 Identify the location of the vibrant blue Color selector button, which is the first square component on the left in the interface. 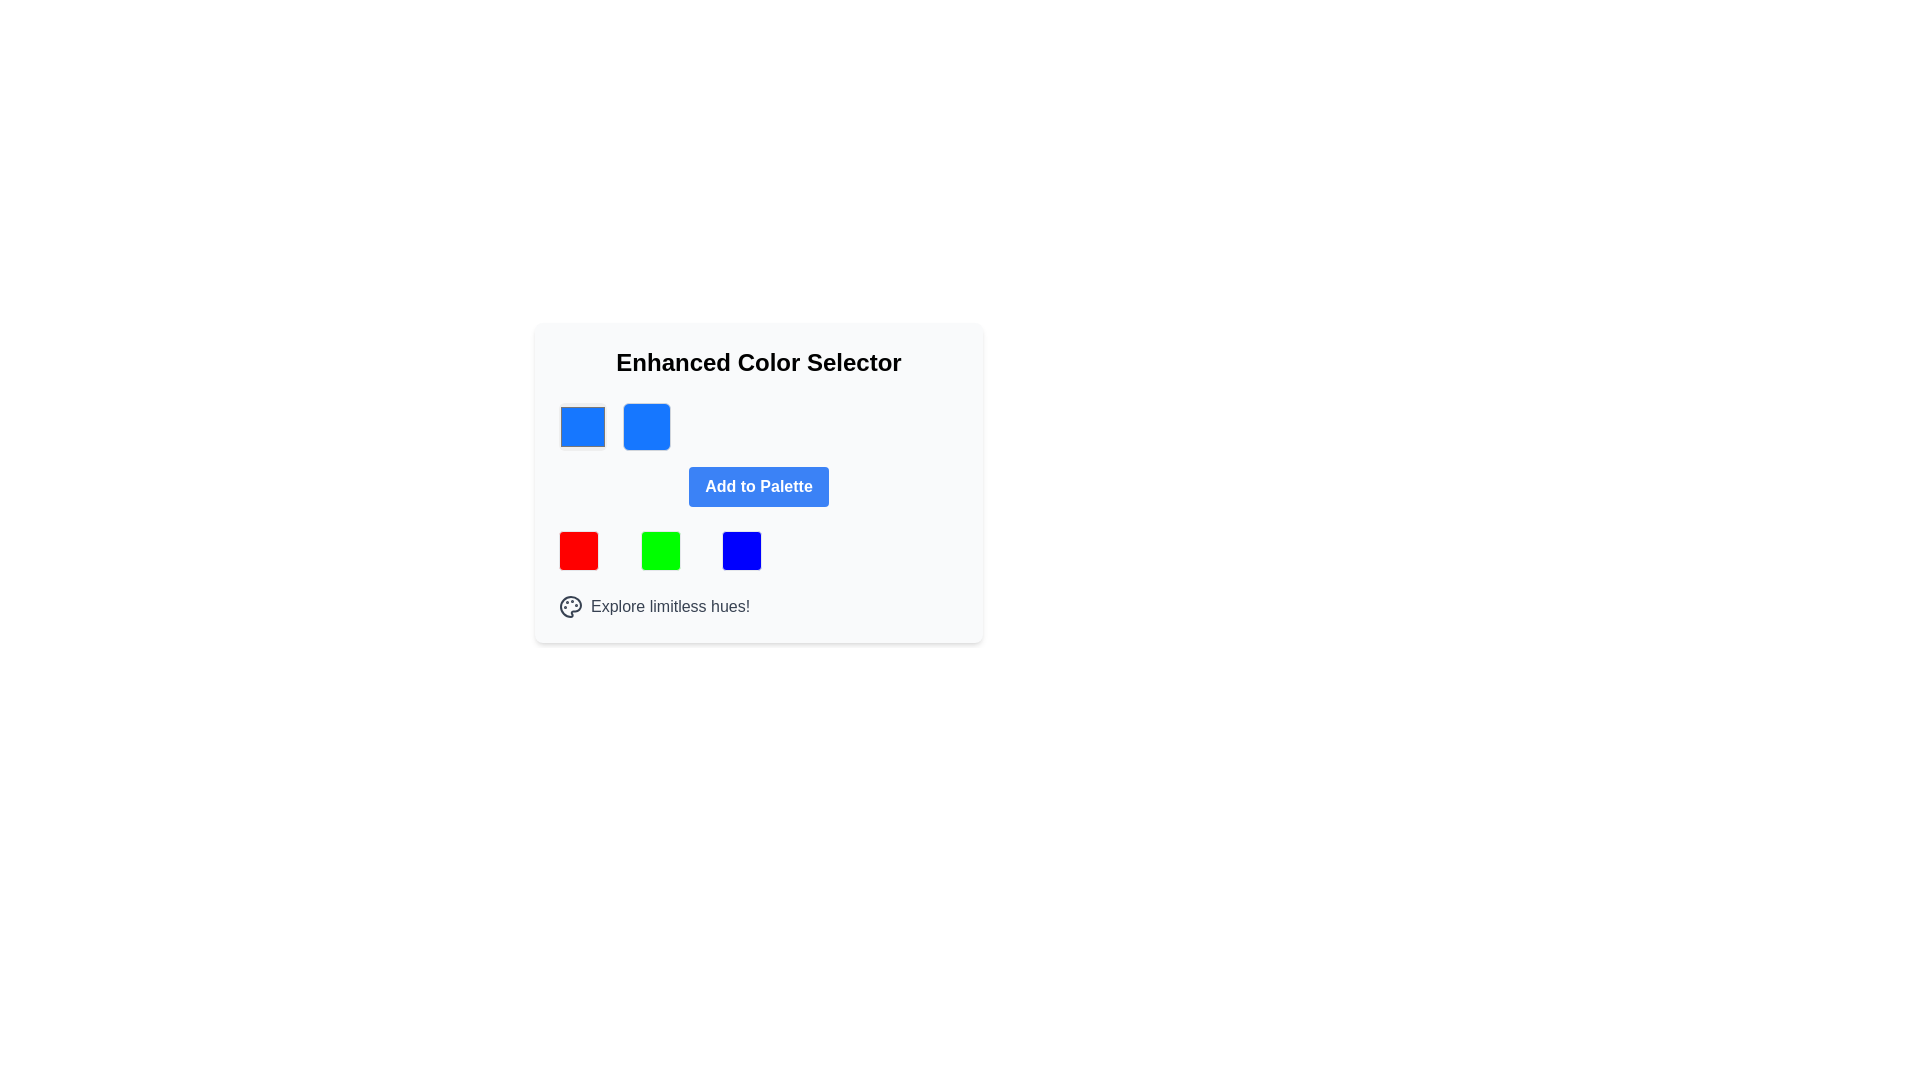
(581, 426).